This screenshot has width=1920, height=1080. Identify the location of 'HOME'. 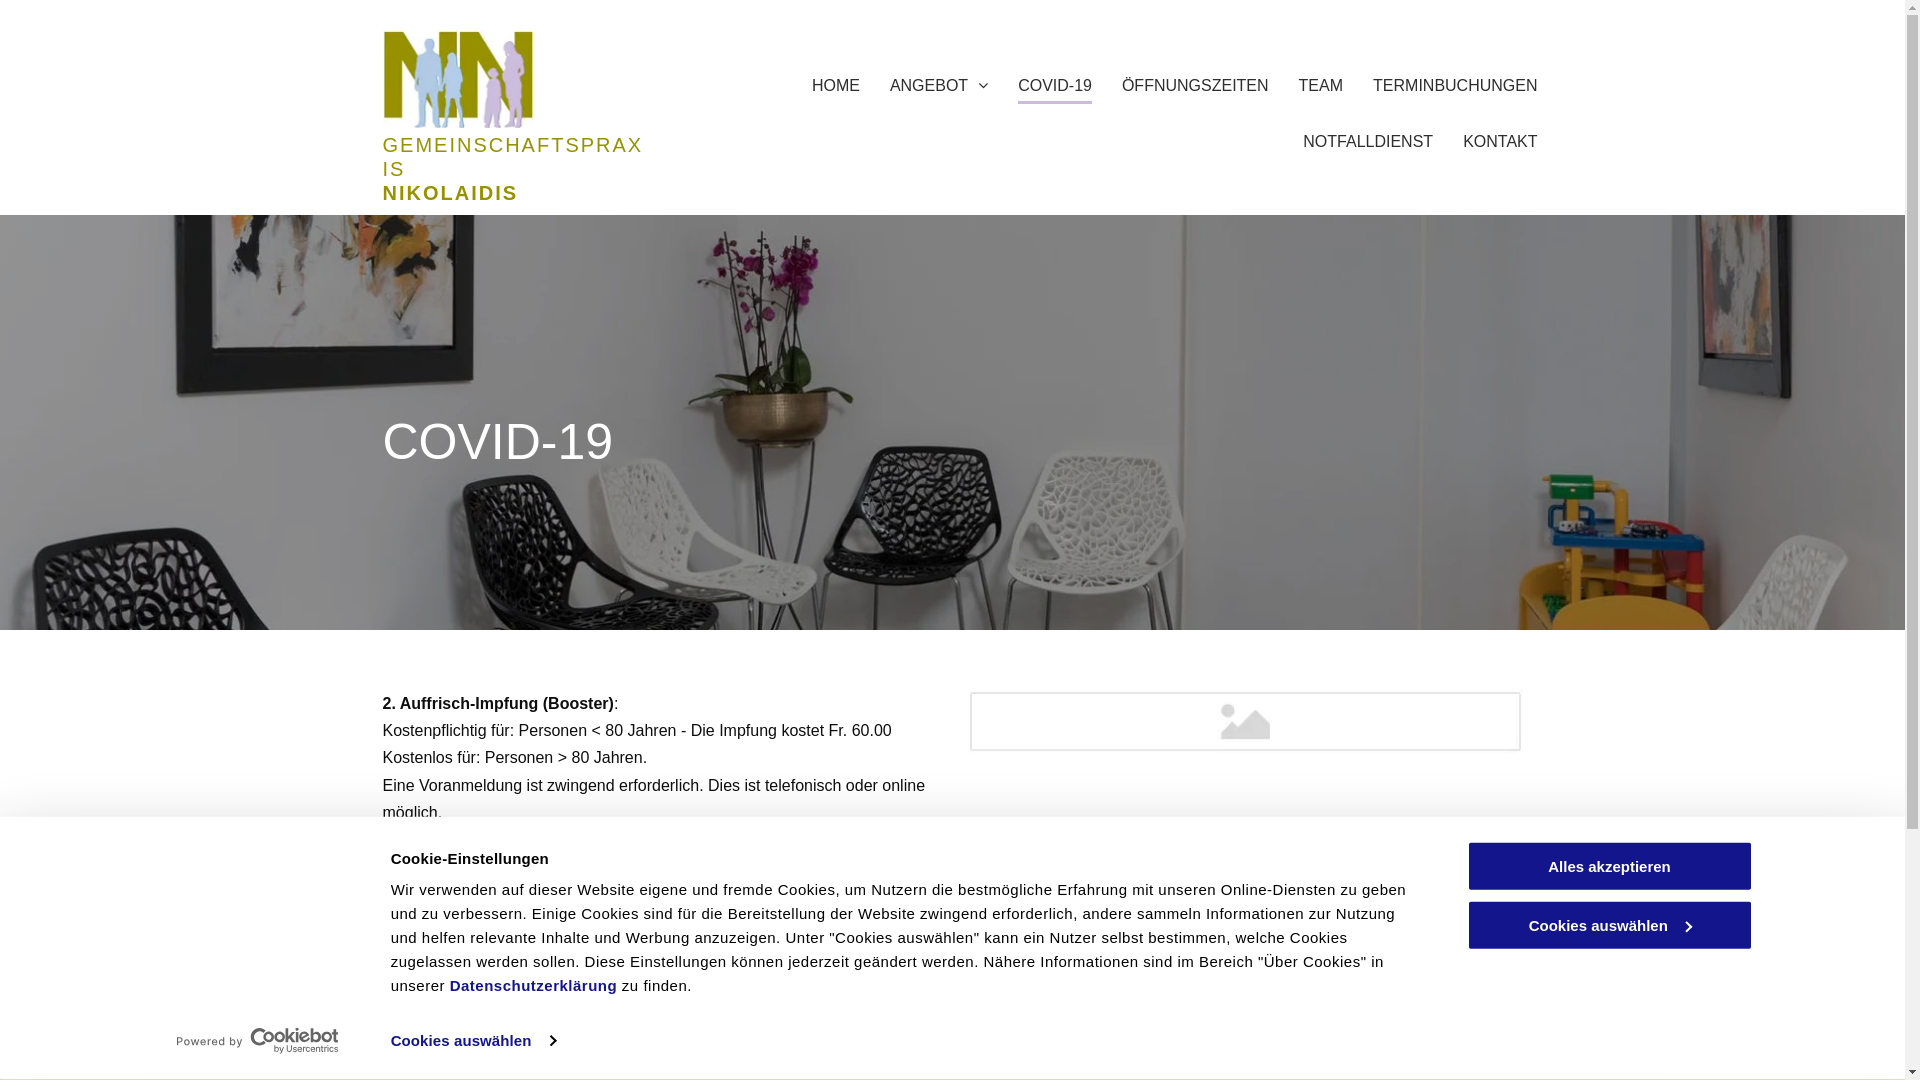
(835, 80).